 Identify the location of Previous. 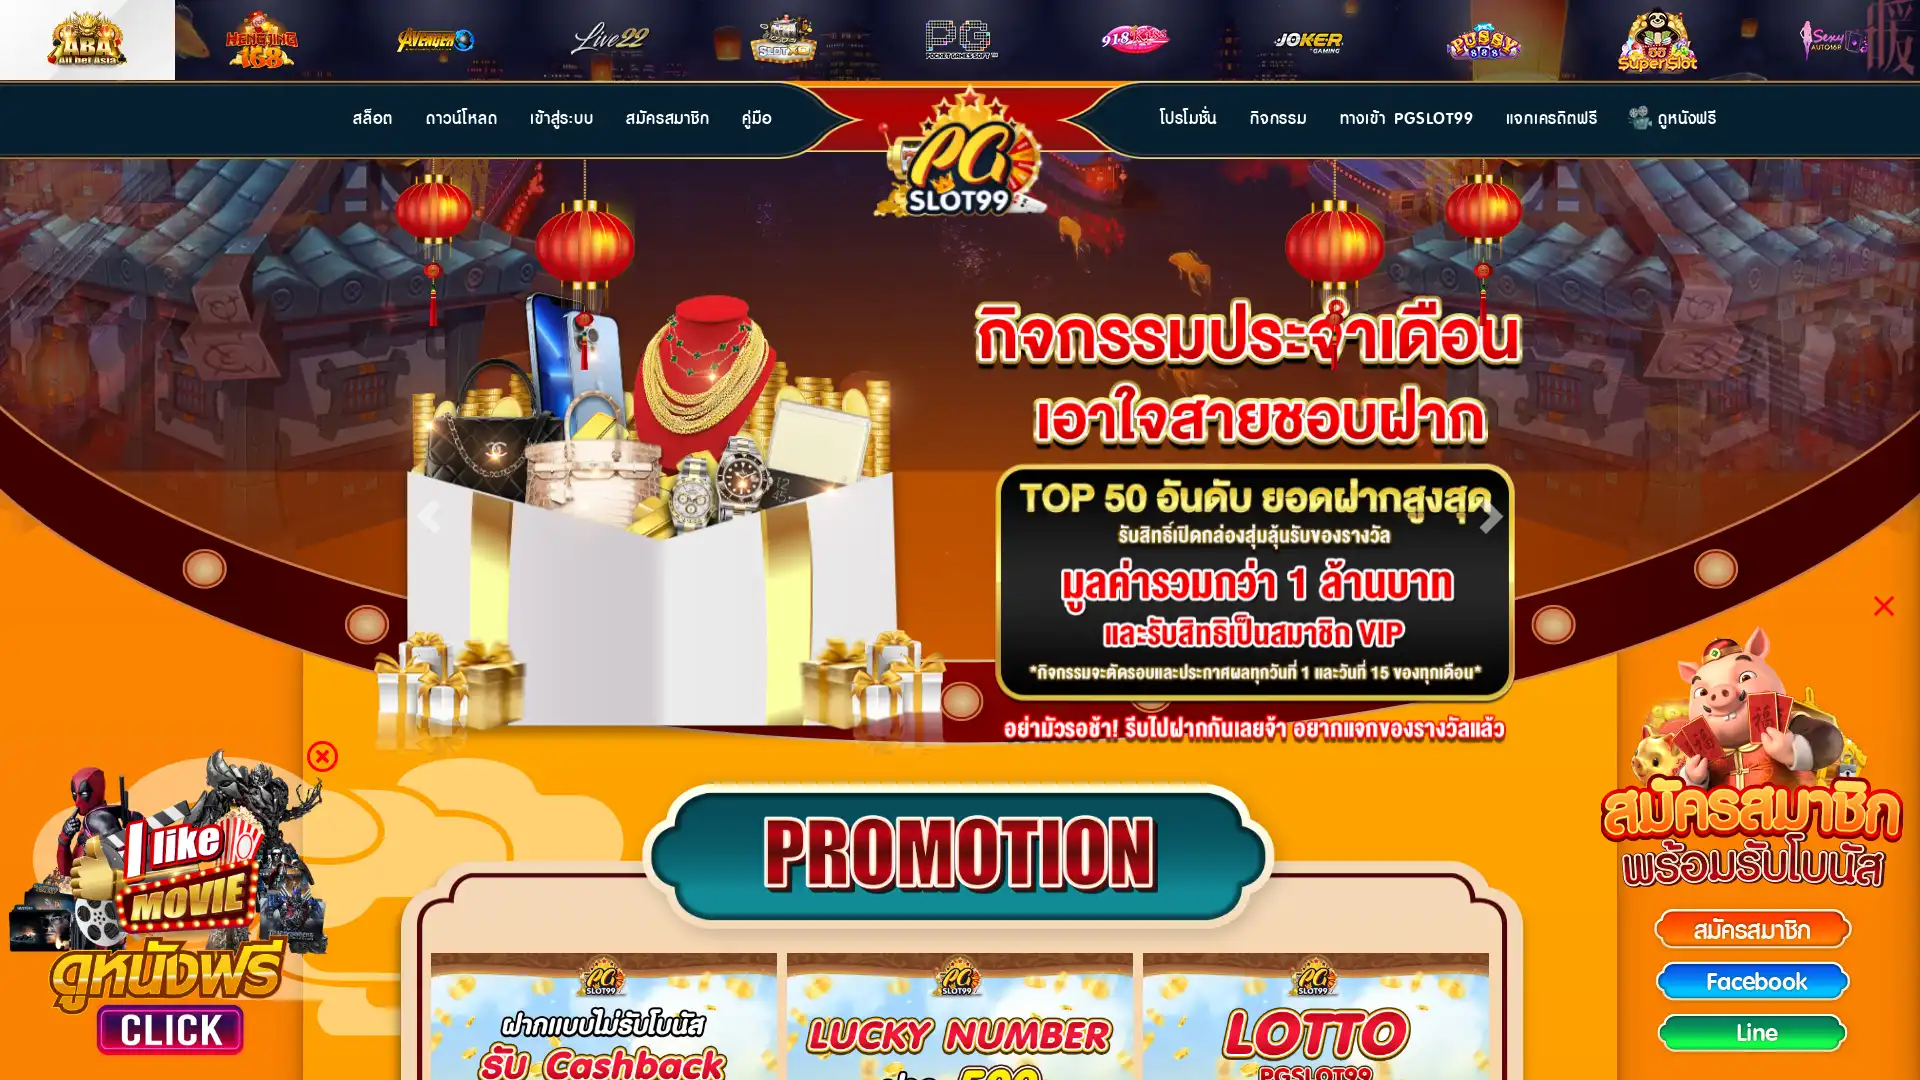
(427, 511).